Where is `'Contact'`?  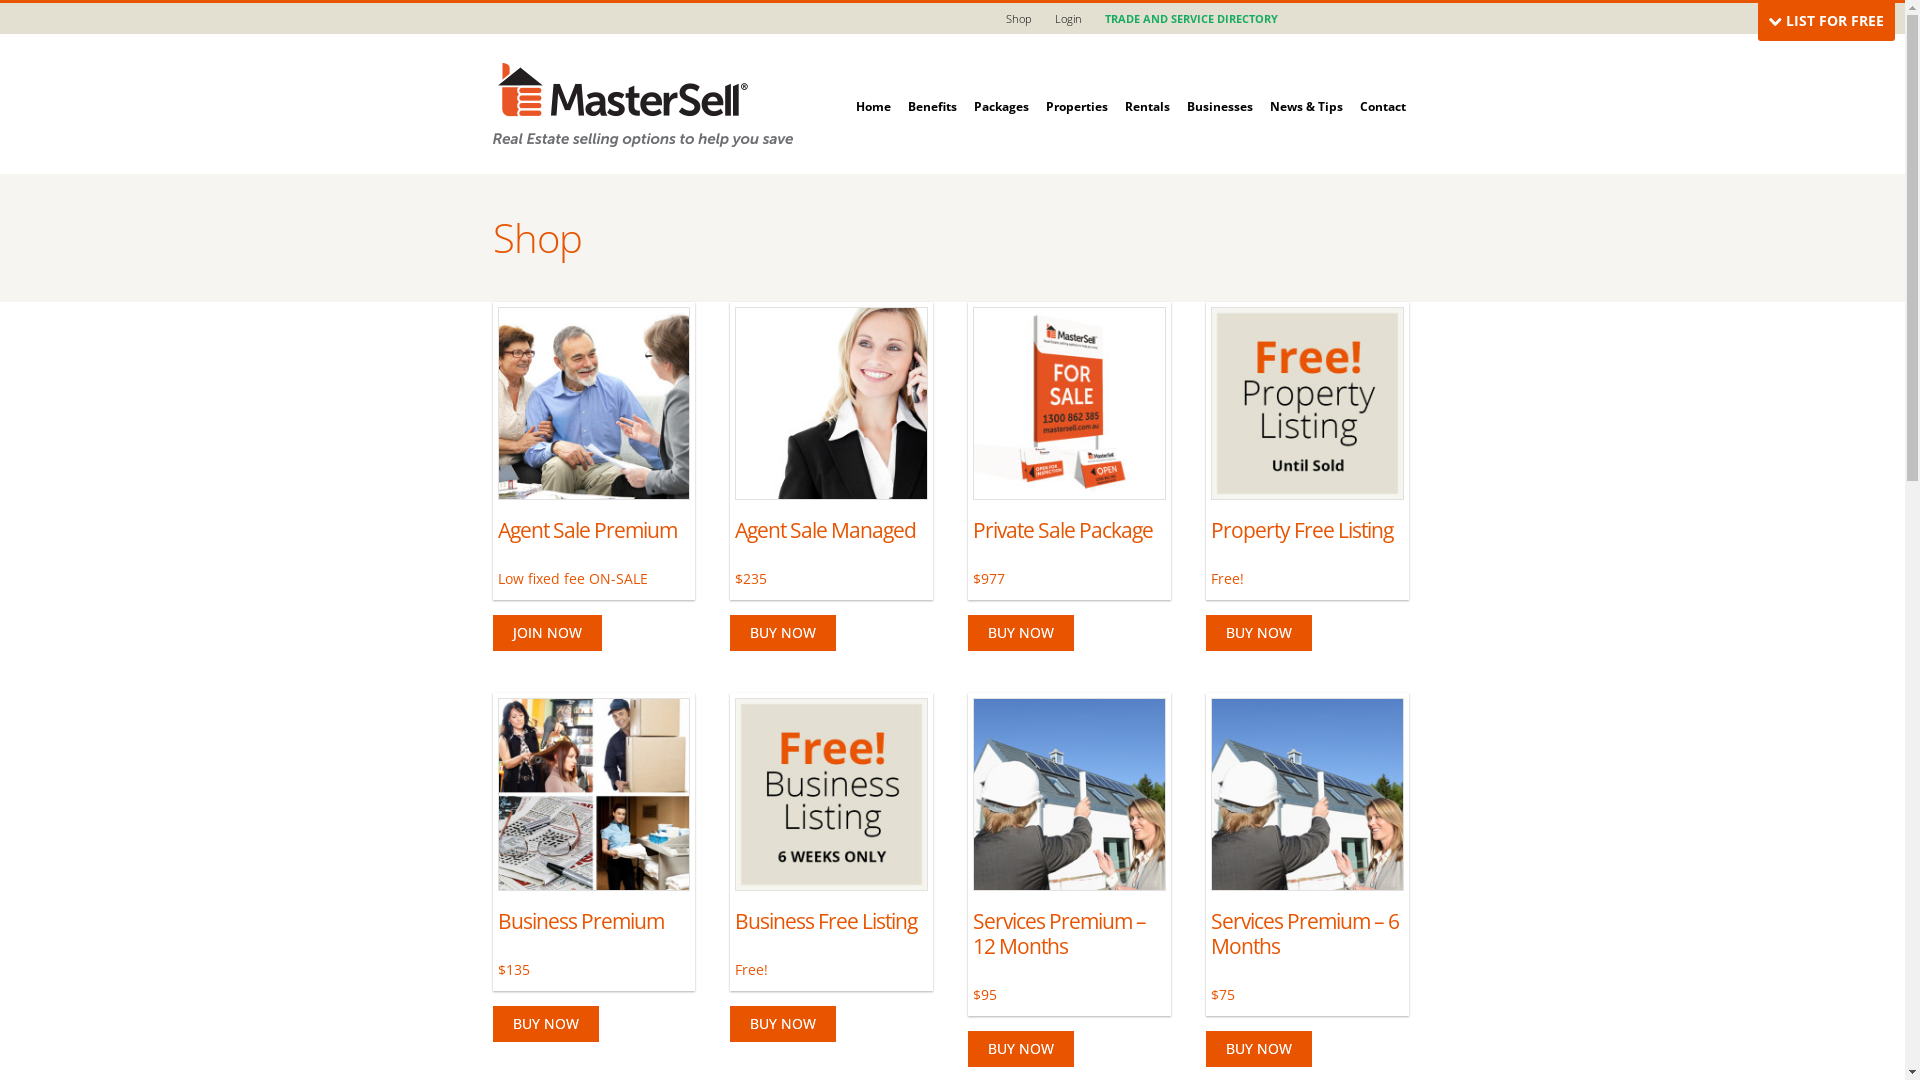 'Contact' is located at coordinates (1359, 84).